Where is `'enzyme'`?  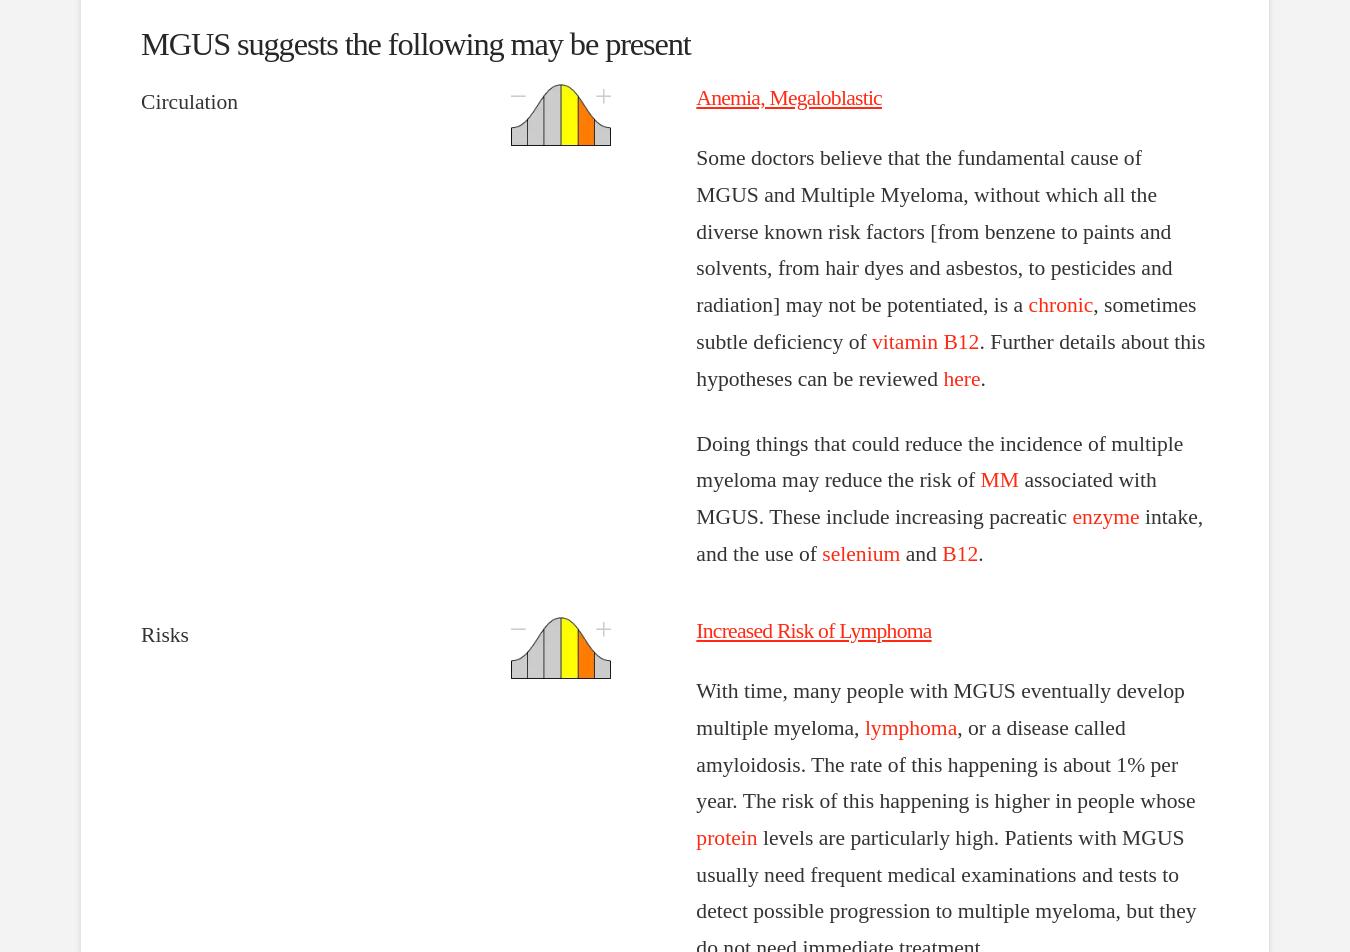 'enzyme' is located at coordinates (1072, 517).